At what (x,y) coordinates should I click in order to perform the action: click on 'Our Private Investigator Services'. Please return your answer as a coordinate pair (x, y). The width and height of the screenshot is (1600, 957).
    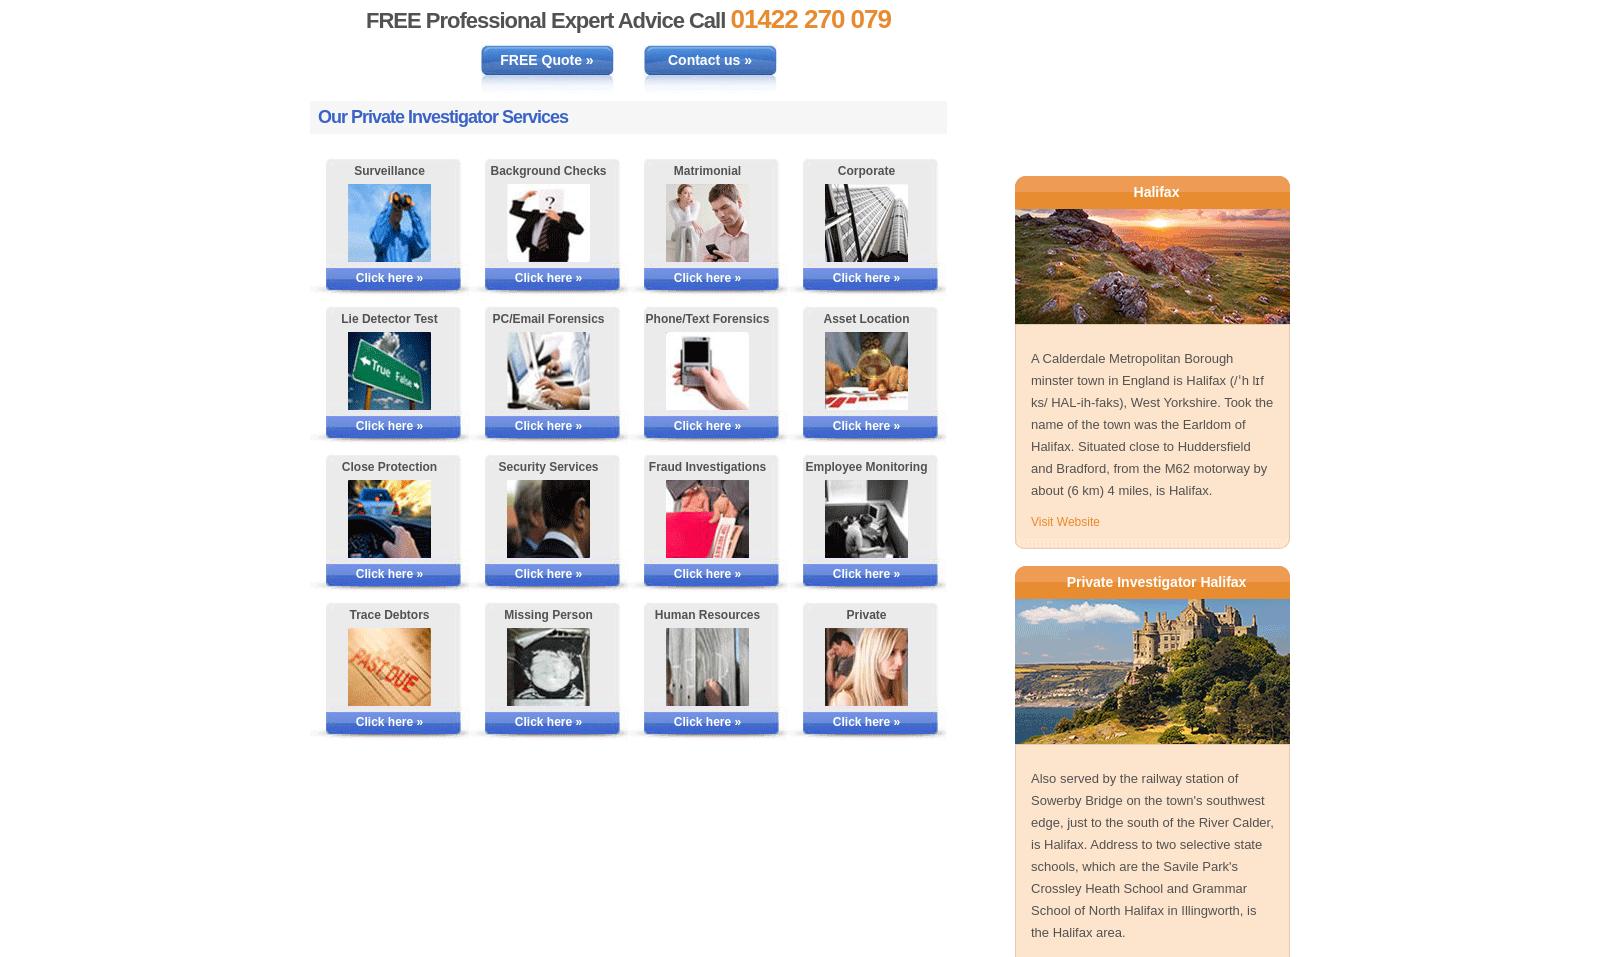
    Looking at the image, I should click on (442, 117).